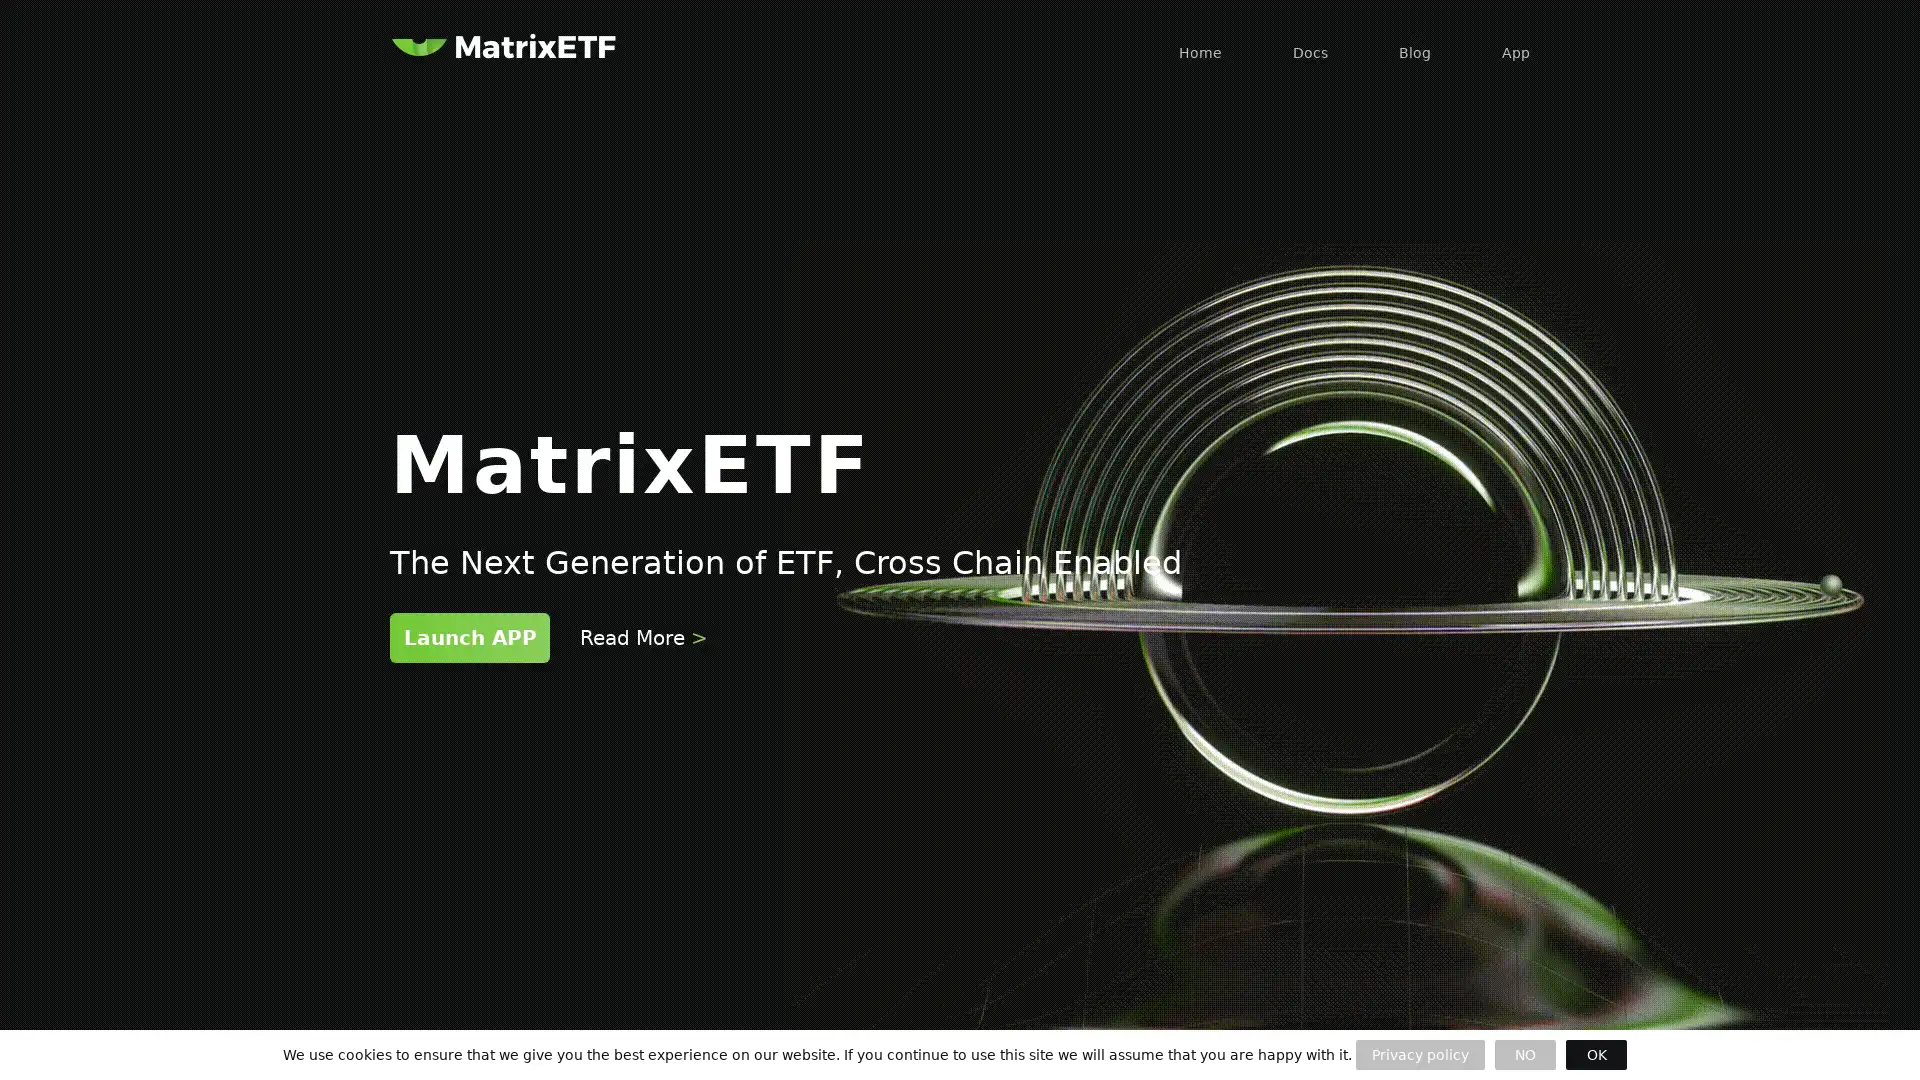 The image size is (1920, 1080). What do you see at coordinates (1419, 1054) in the screenshot?
I see `Privacy policy` at bounding box center [1419, 1054].